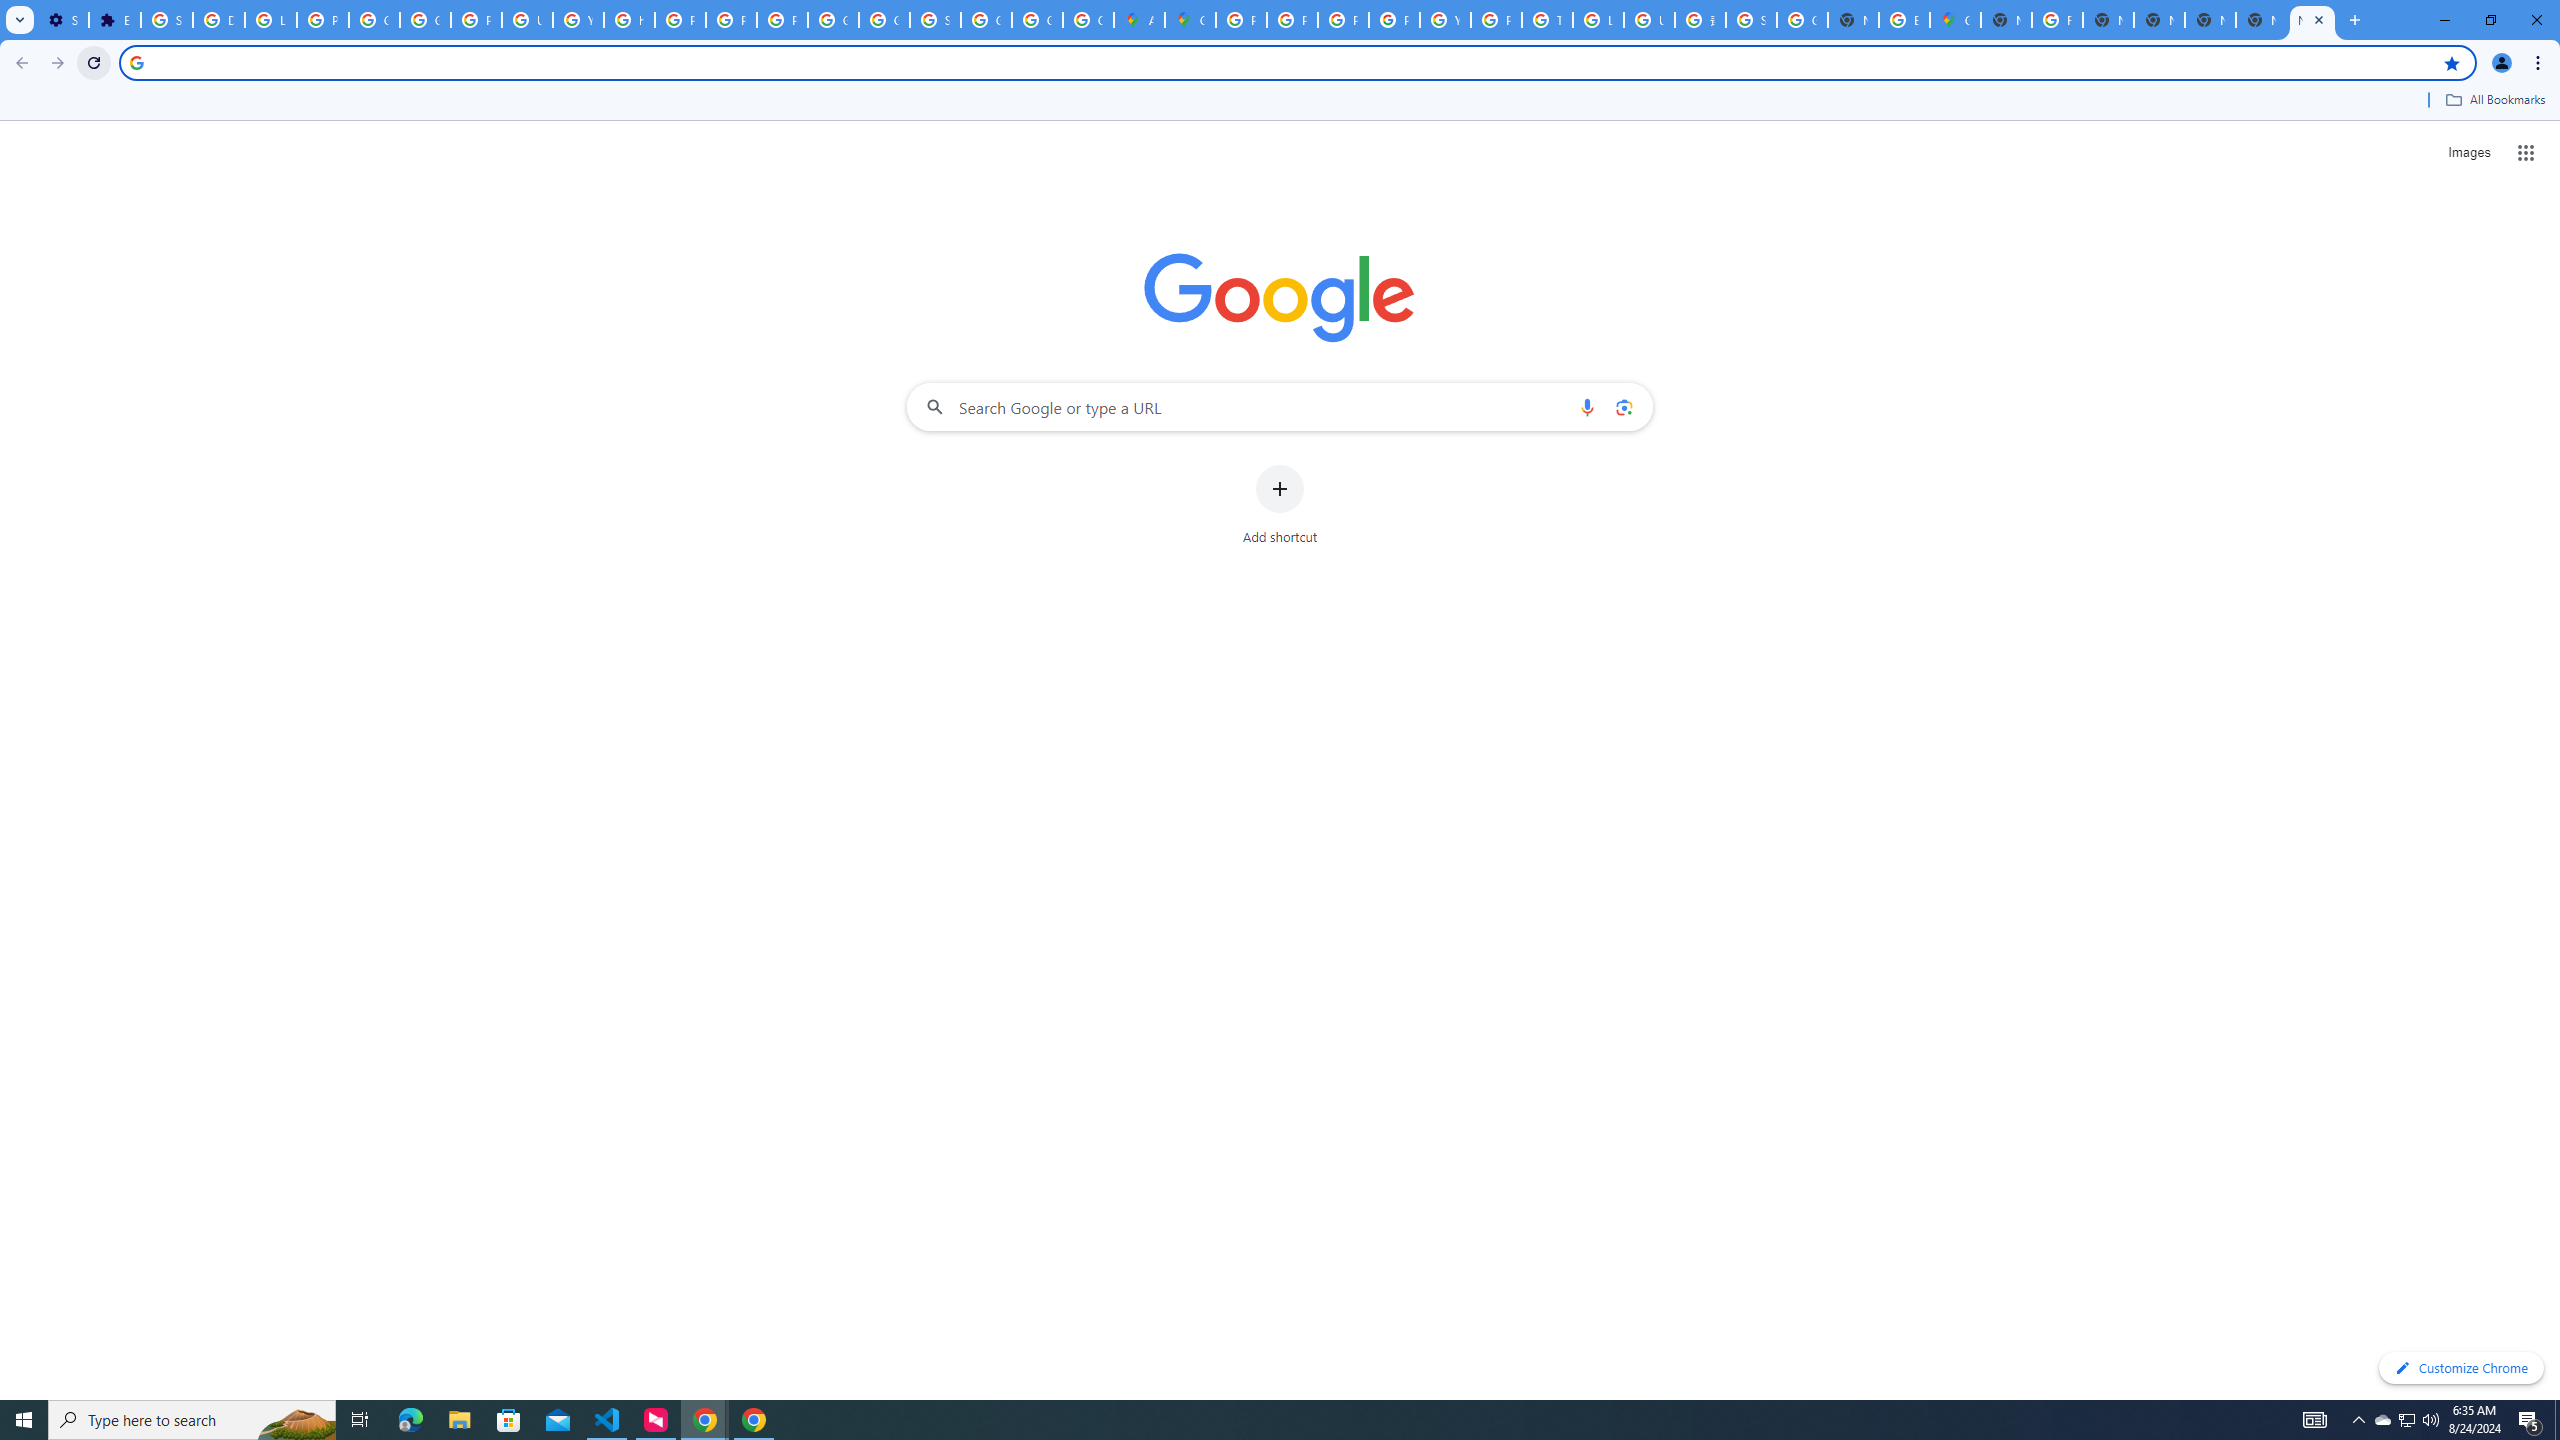 This screenshot has width=2560, height=1440. Describe the element at coordinates (1280, 505) in the screenshot. I see `'Add shortcut'` at that location.